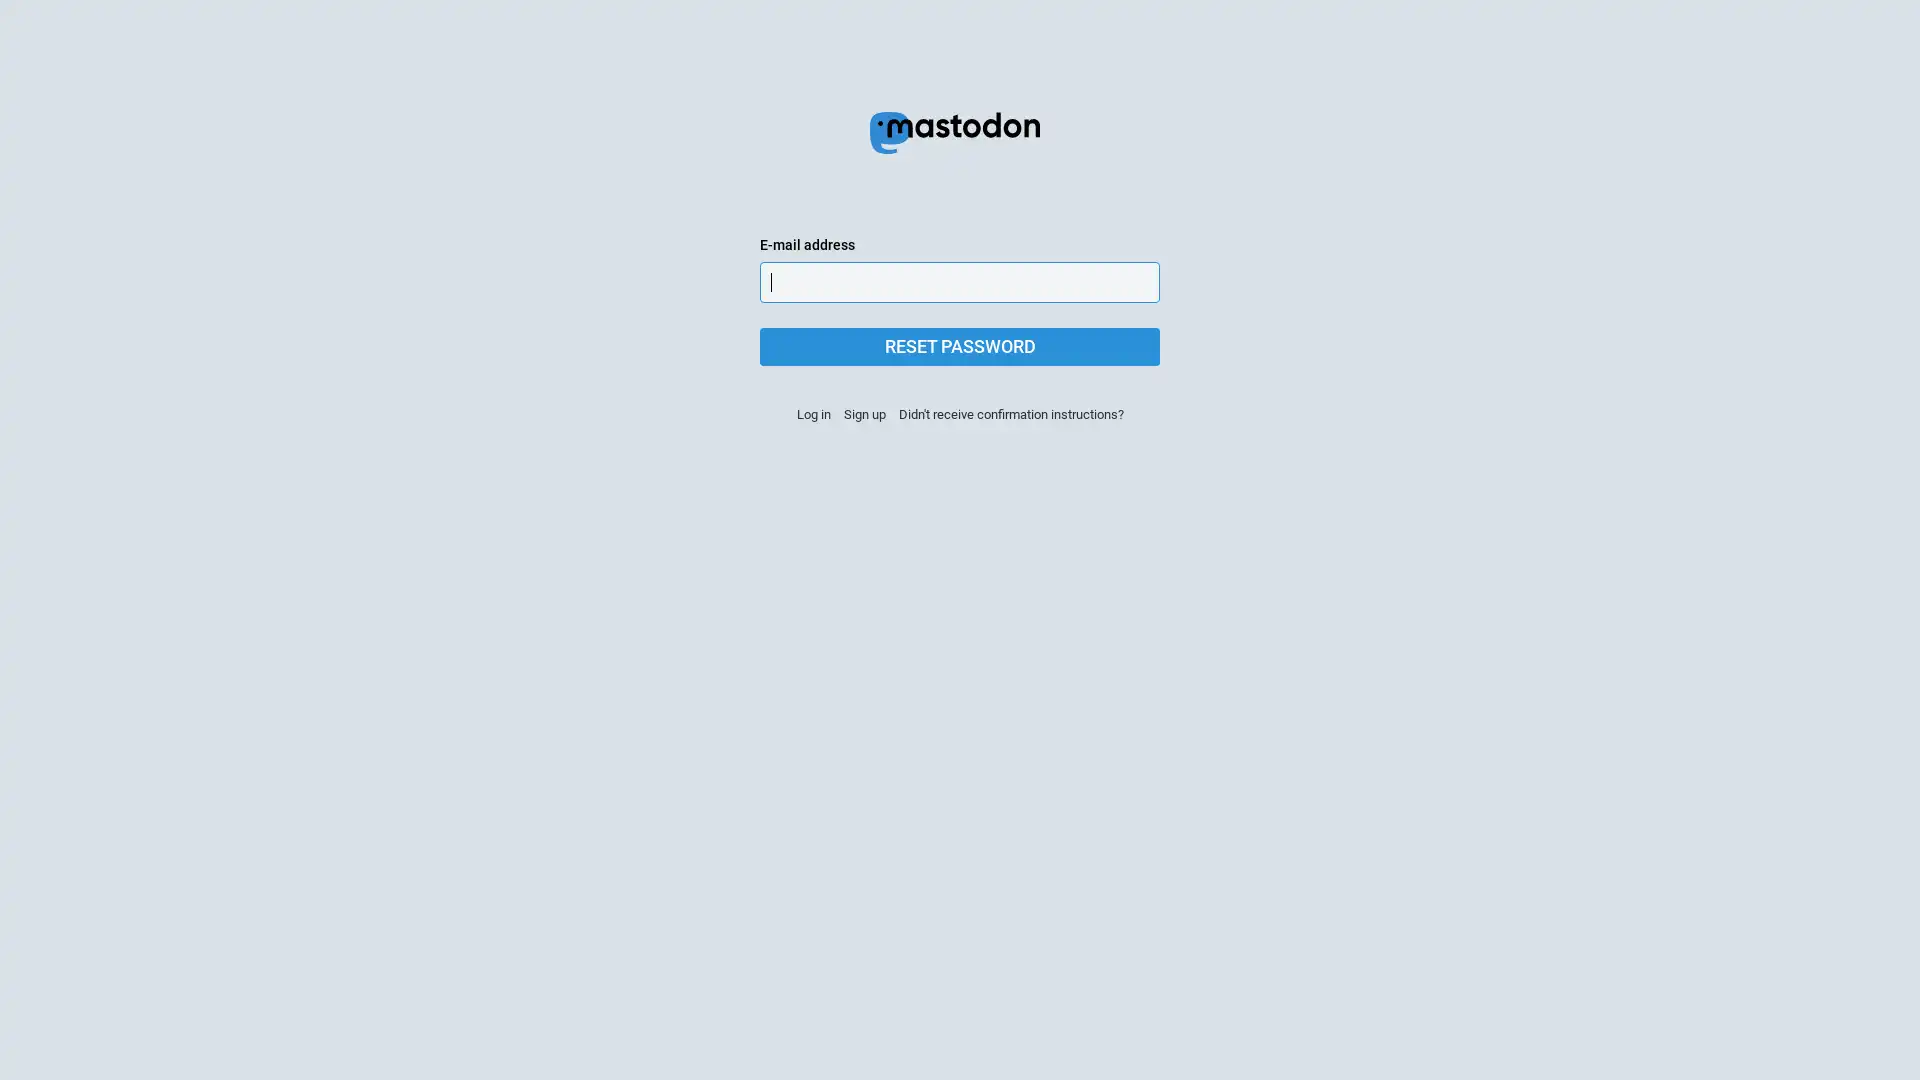  Describe the element at coordinates (960, 346) in the screenshot. I see `RESET PASSWORD` at that location.